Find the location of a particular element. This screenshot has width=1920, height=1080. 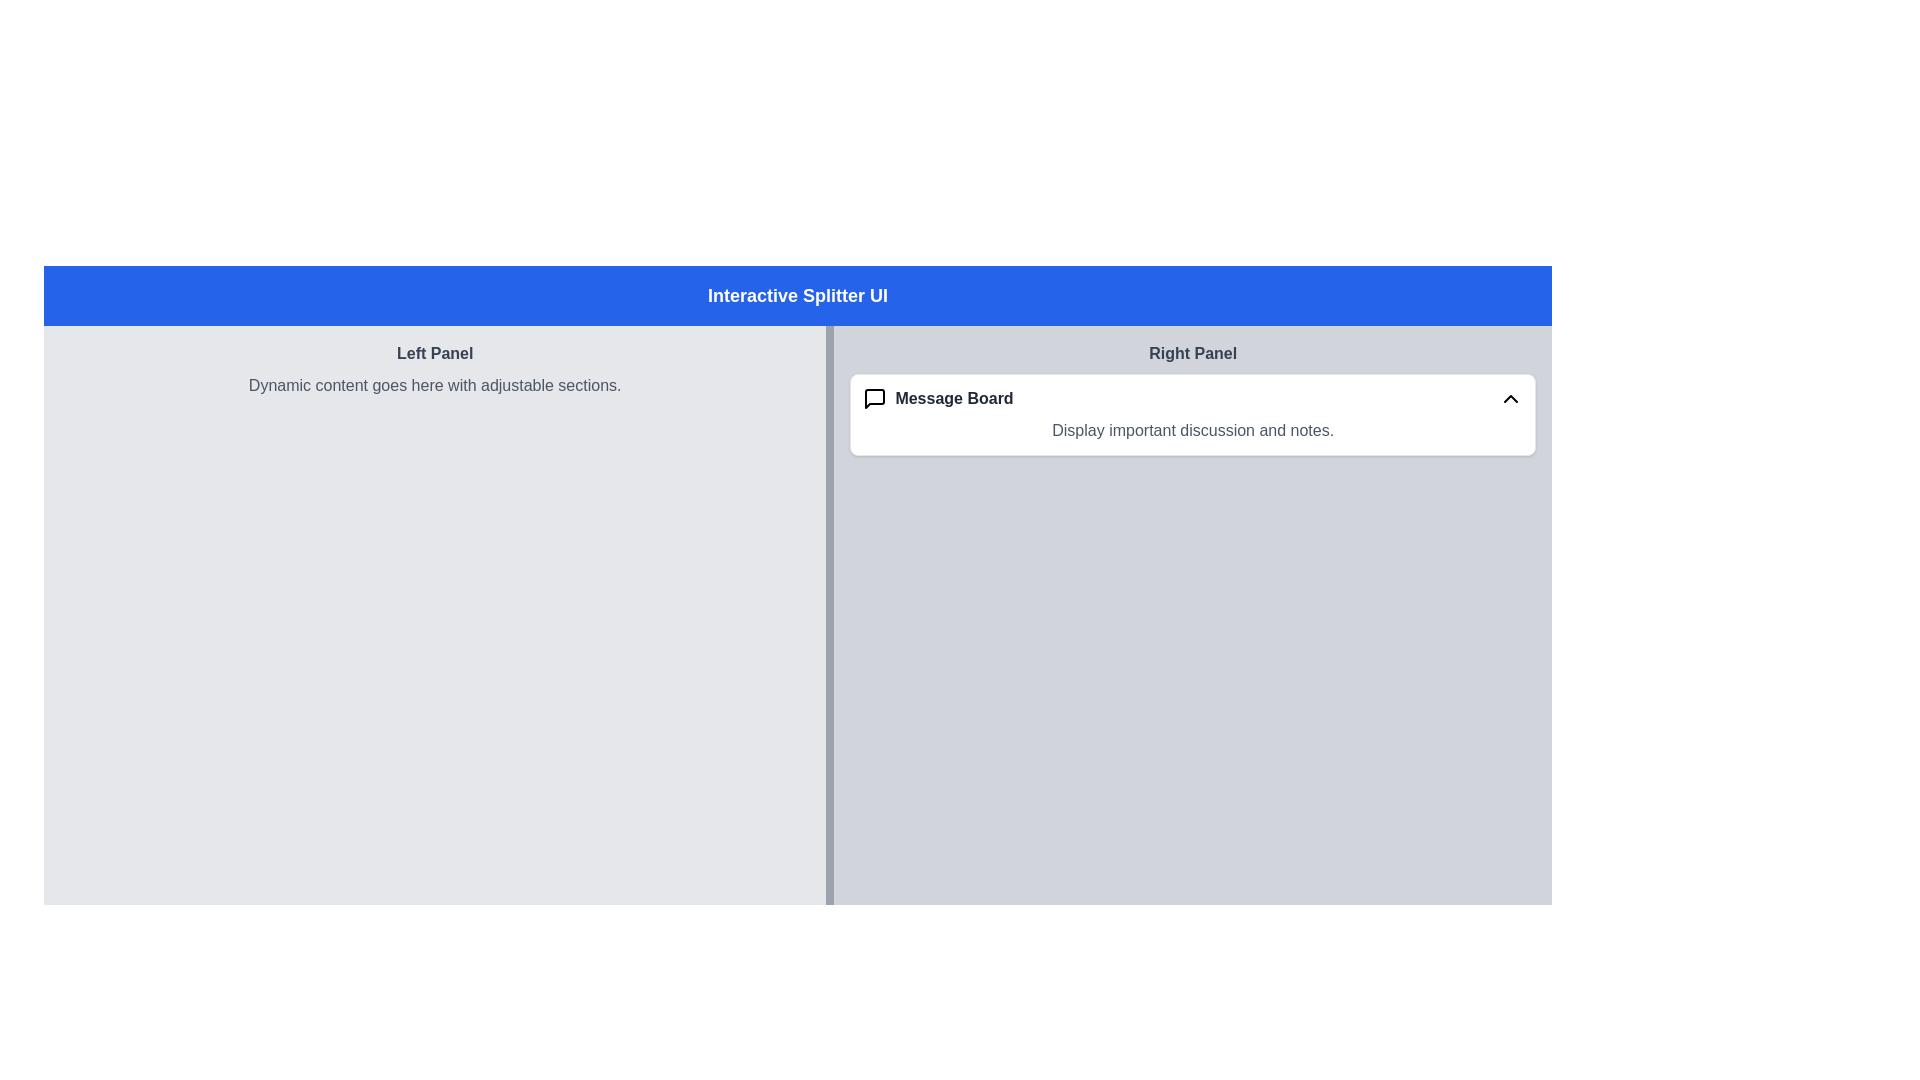

the icon located in the 'Message Board' card, which serves as a visual representation for message or comment categories, positioned on the left side of the title text is located at coordinates (875, 398).